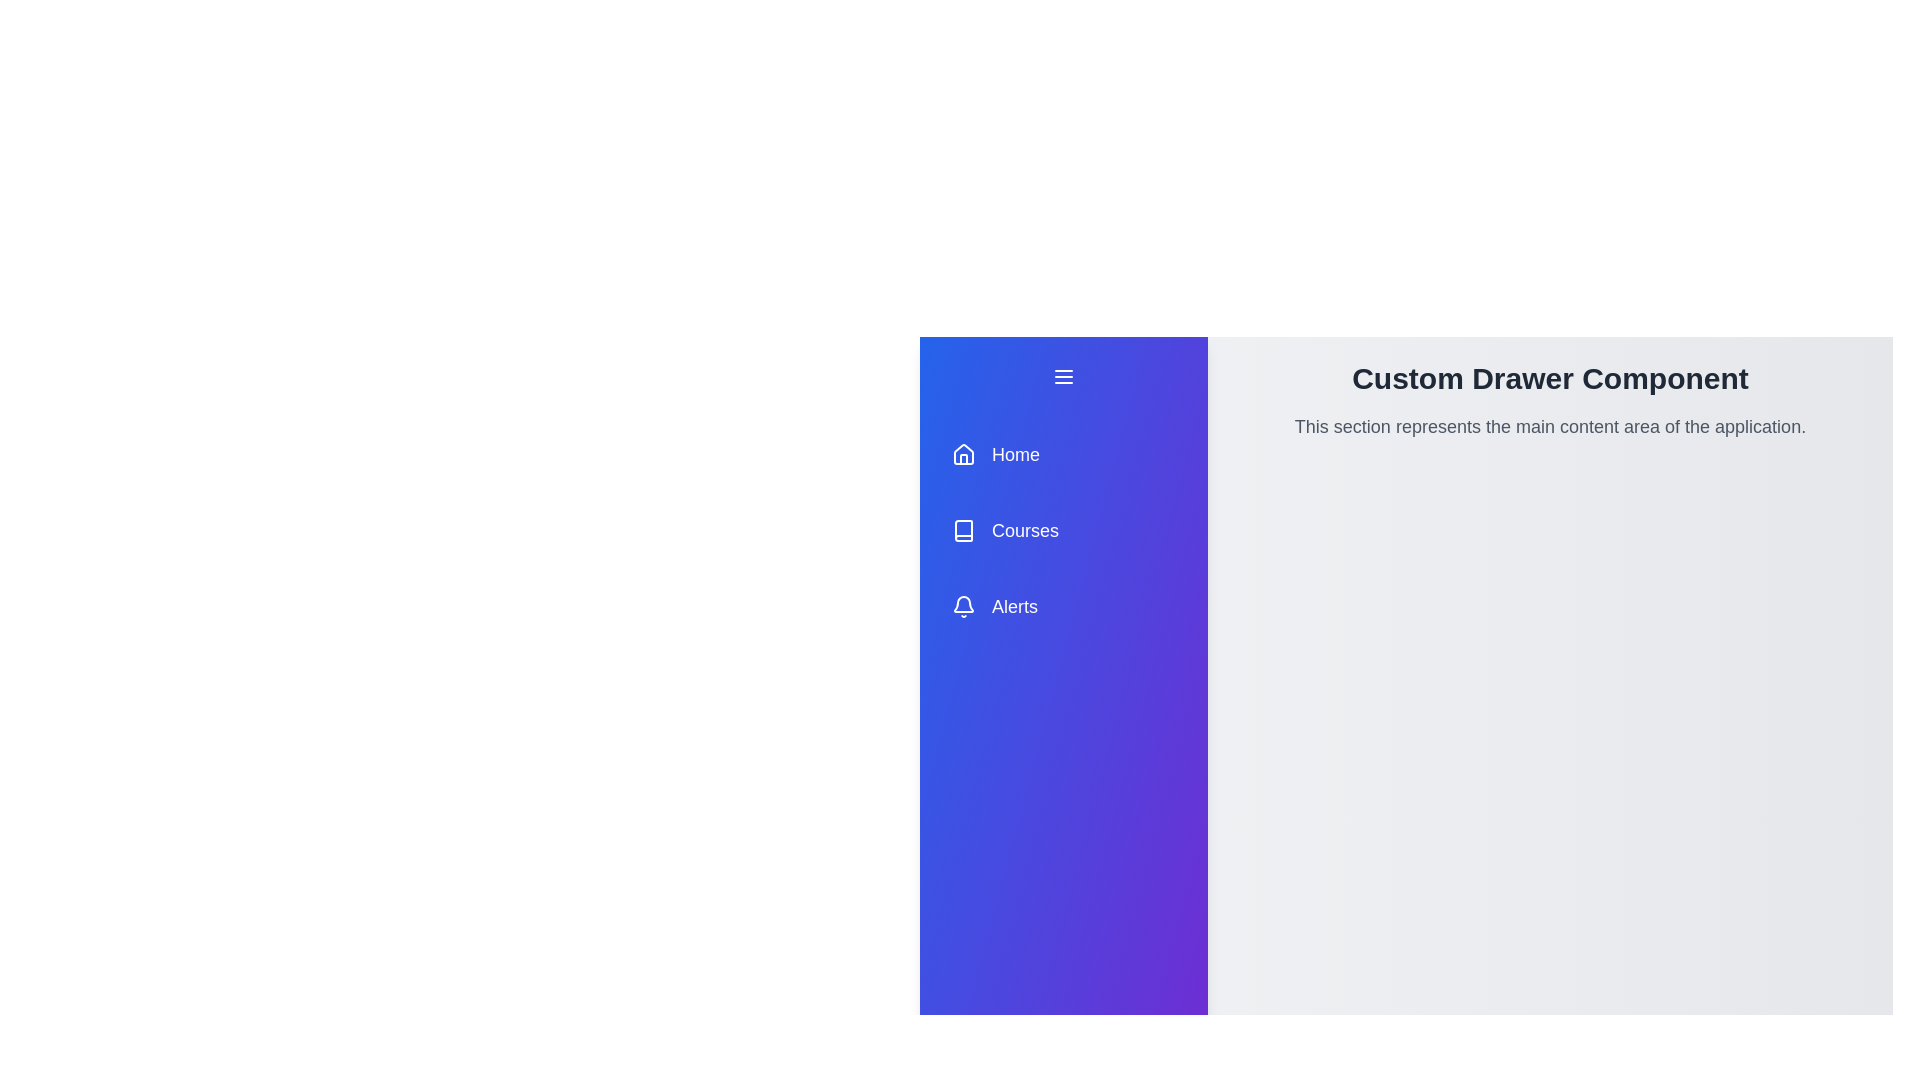 Image resolution: width=1920 pixels, height=1080 pixels. I want to click on the menu button to toggle the drawer state, so click(1063, 377).